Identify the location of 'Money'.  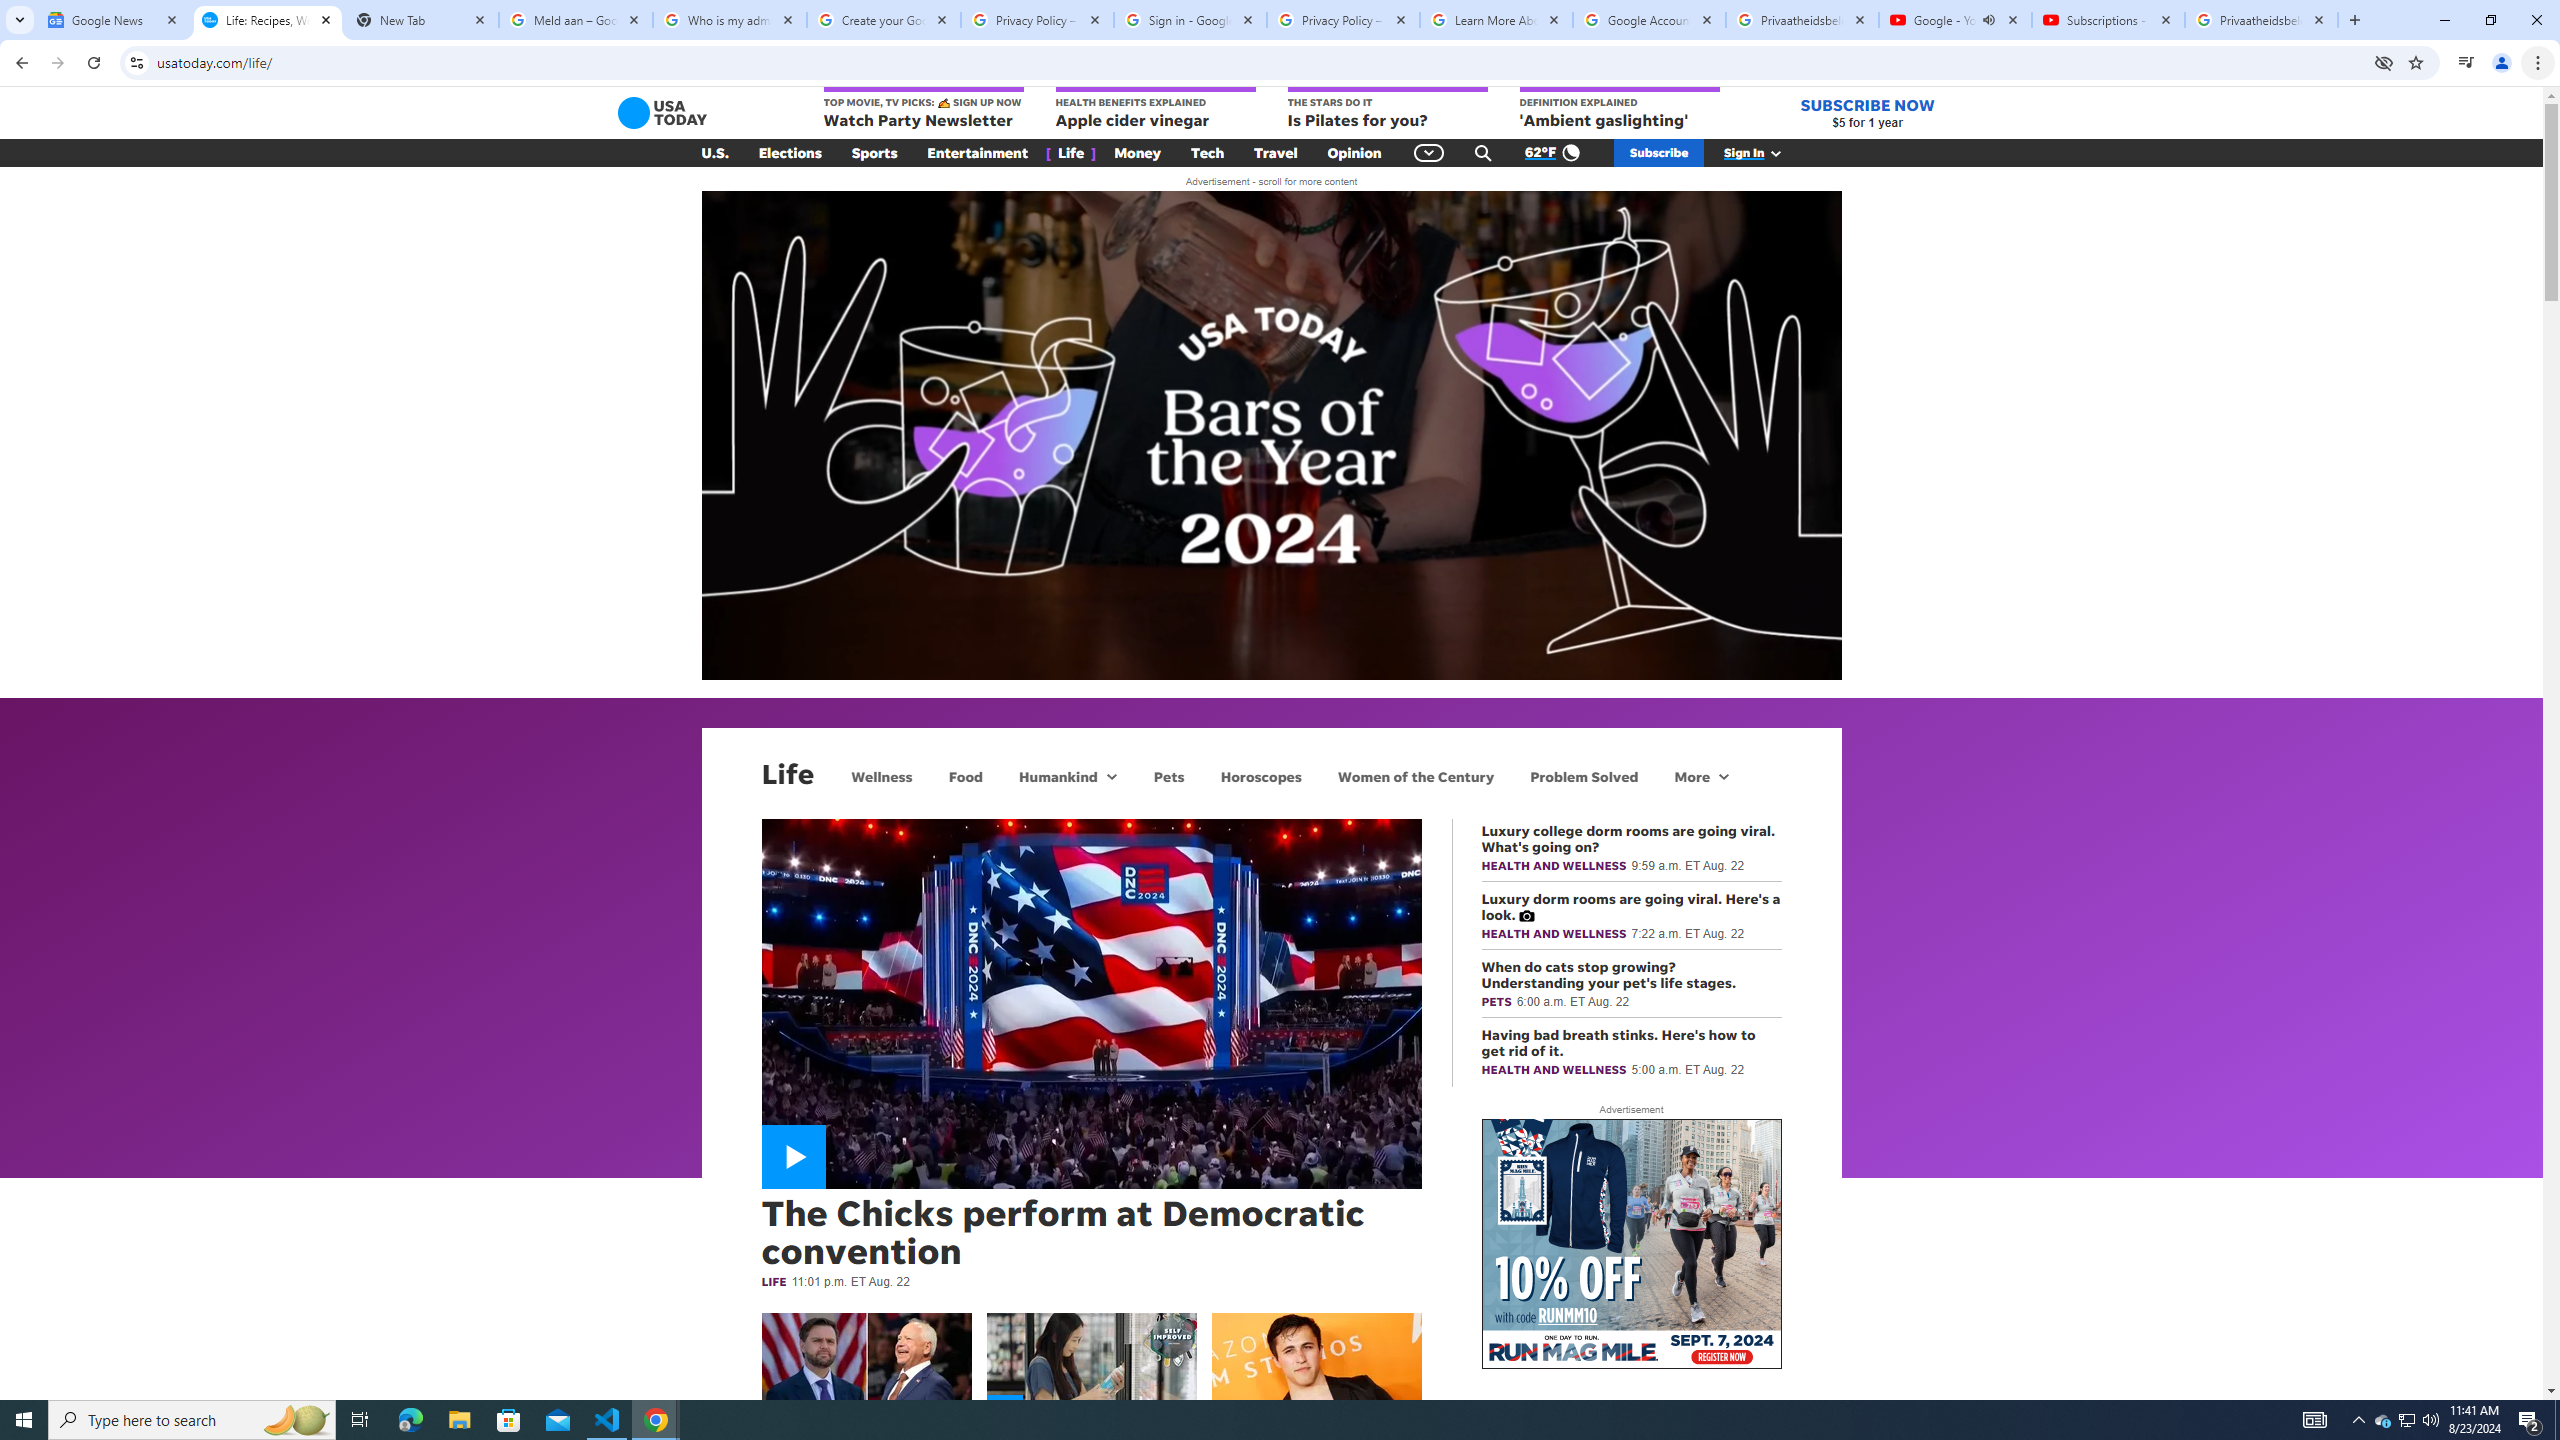
(1137, 153).